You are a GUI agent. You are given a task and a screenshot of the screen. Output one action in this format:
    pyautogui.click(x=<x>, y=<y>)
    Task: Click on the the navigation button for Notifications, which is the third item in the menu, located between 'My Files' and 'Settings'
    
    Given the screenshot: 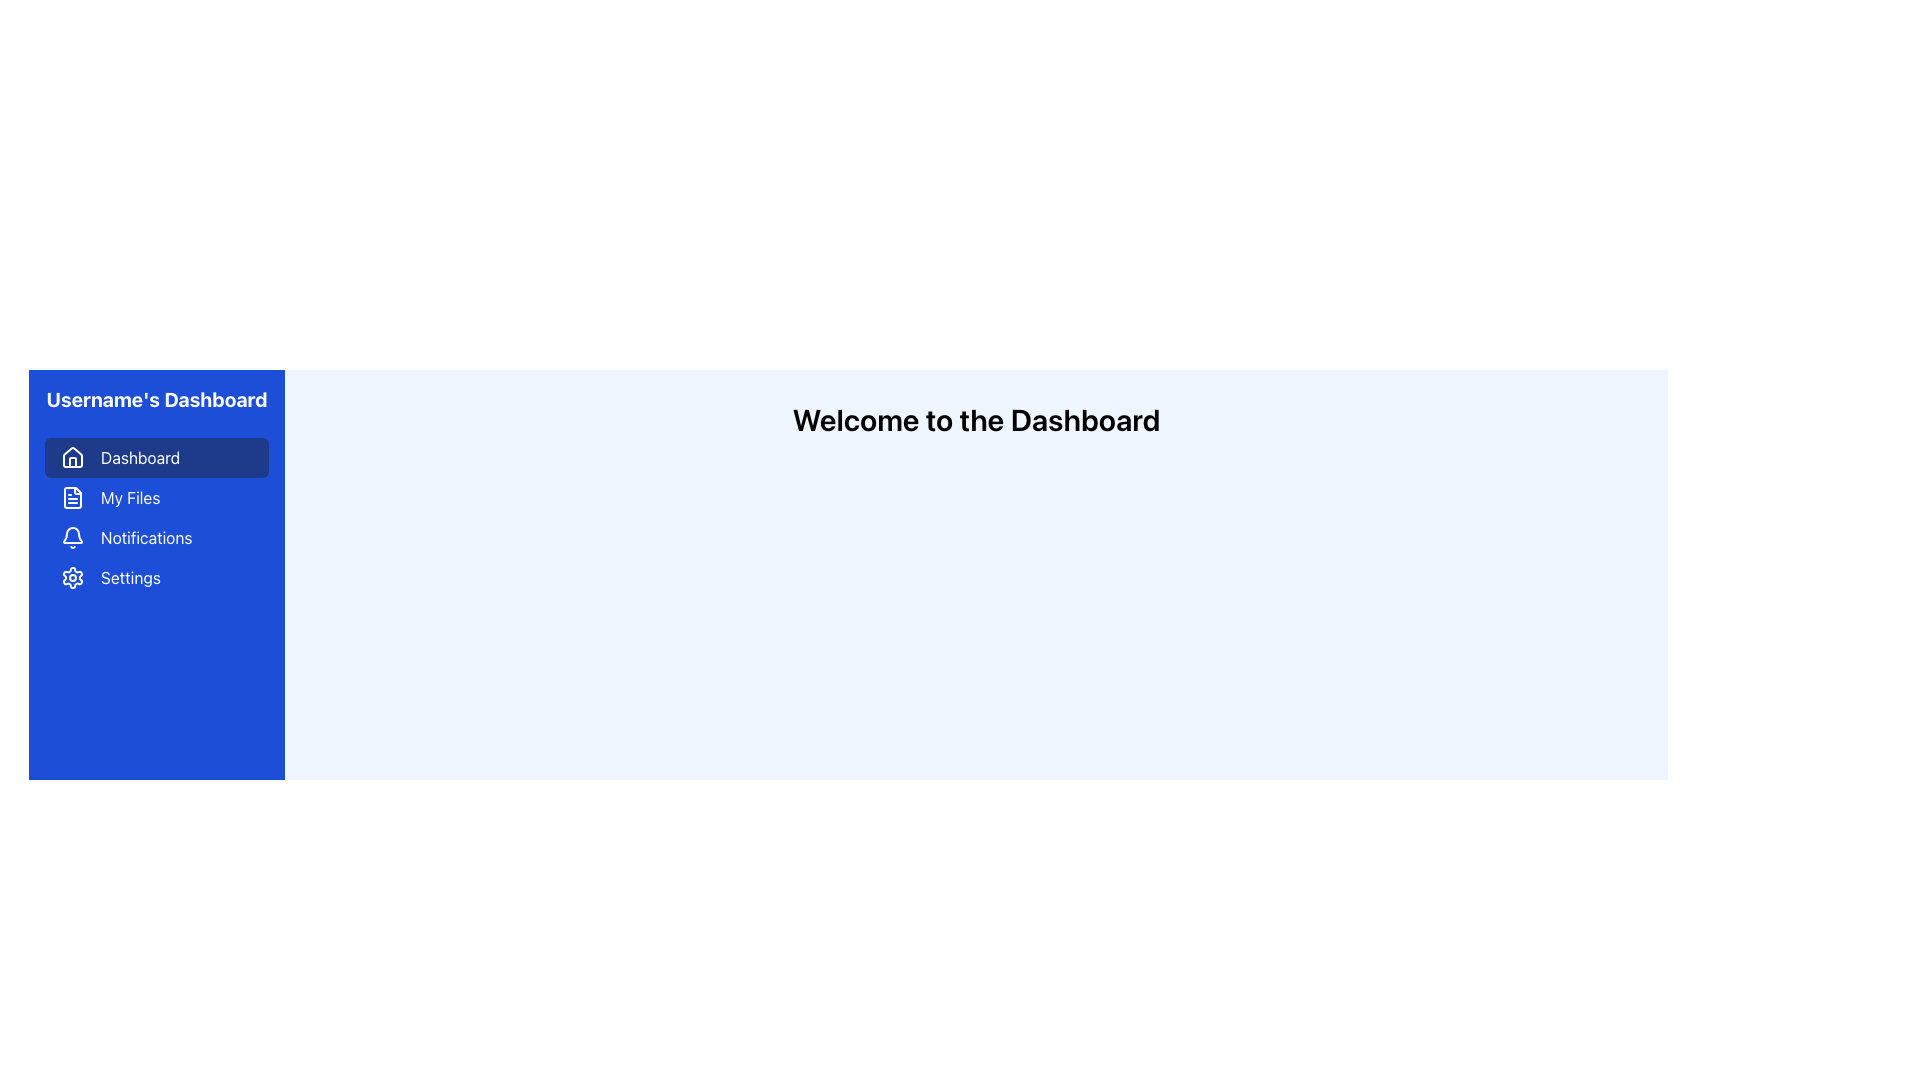 What is the action you would take?
    pyautogui.click(x=156, y=536)
    